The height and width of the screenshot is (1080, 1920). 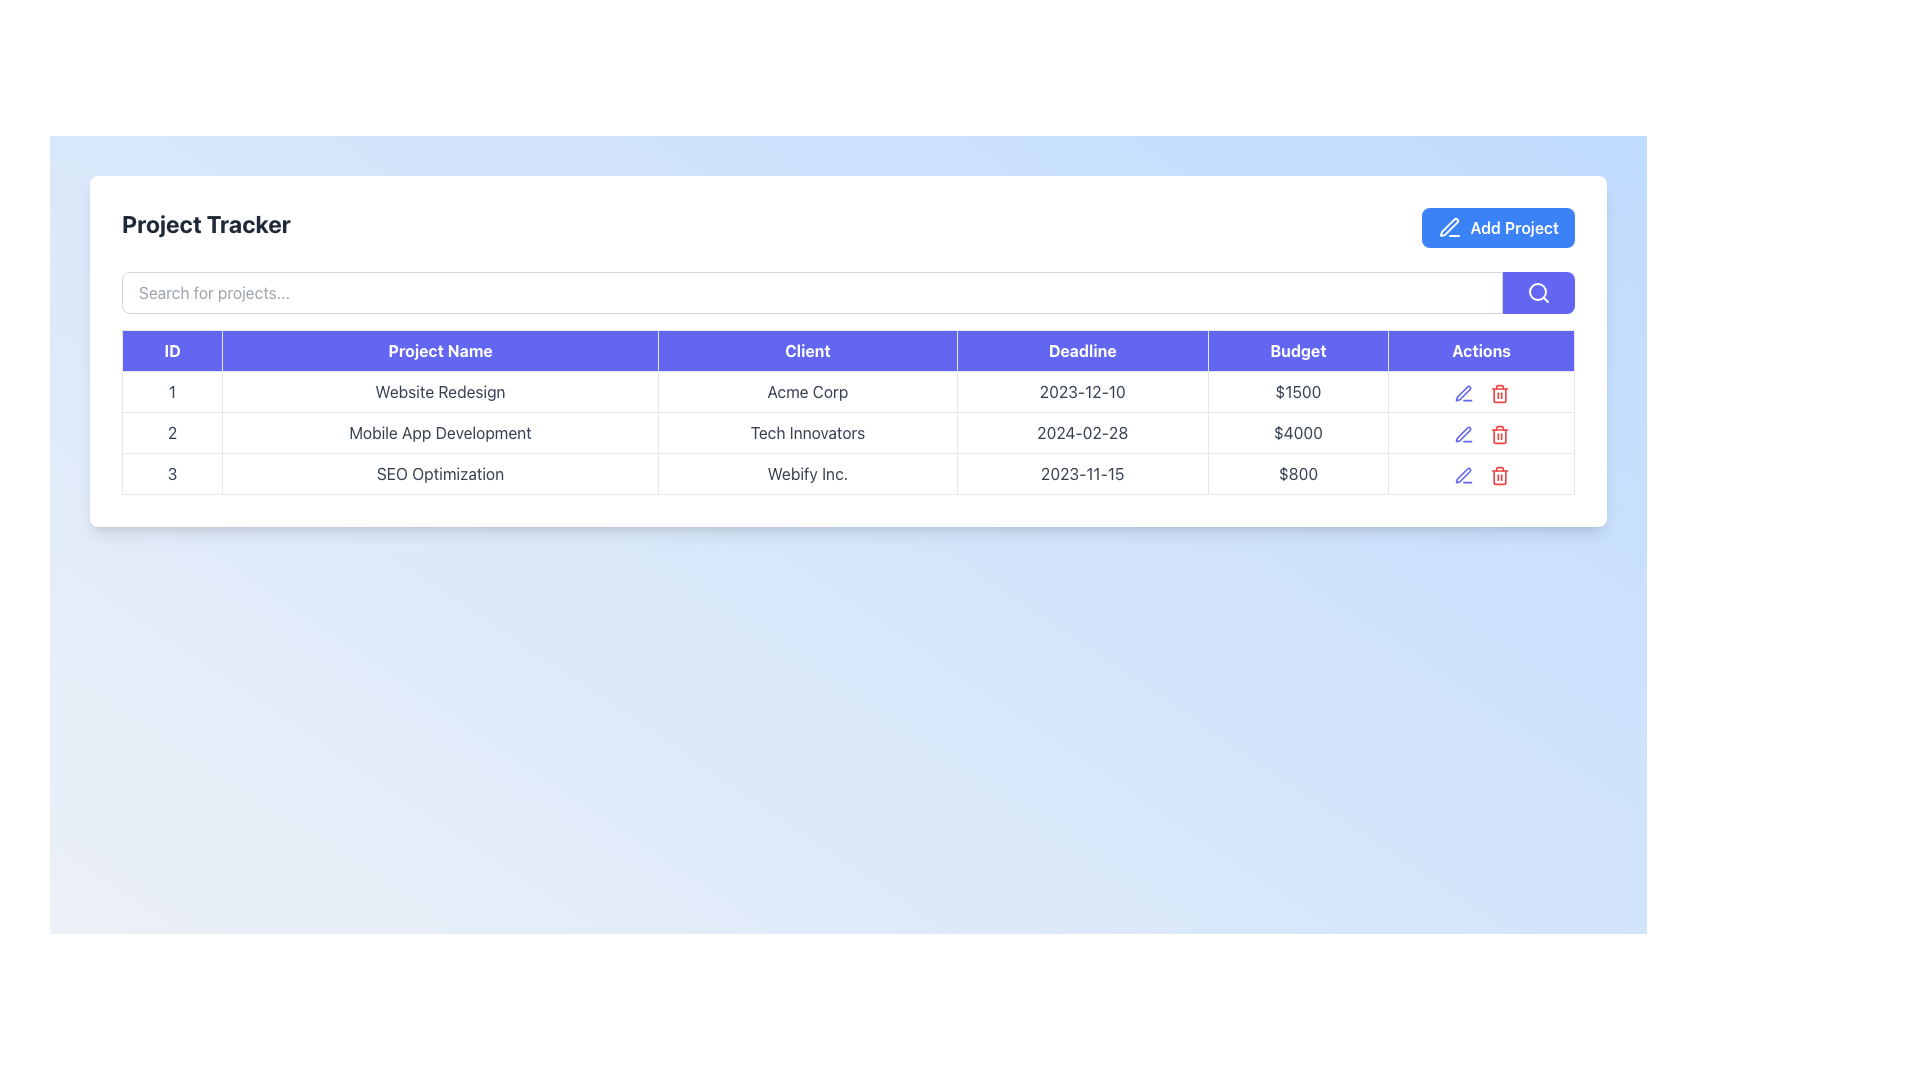 What do you see at coordinates (807, 431) in the screenshot?
I see `the 'Tech Innovators' Text Display Cell, which is the third cell in the second row of the table, located between 'Mobile App Development' and '2024-02-28'` at bounding box center [807, 431].